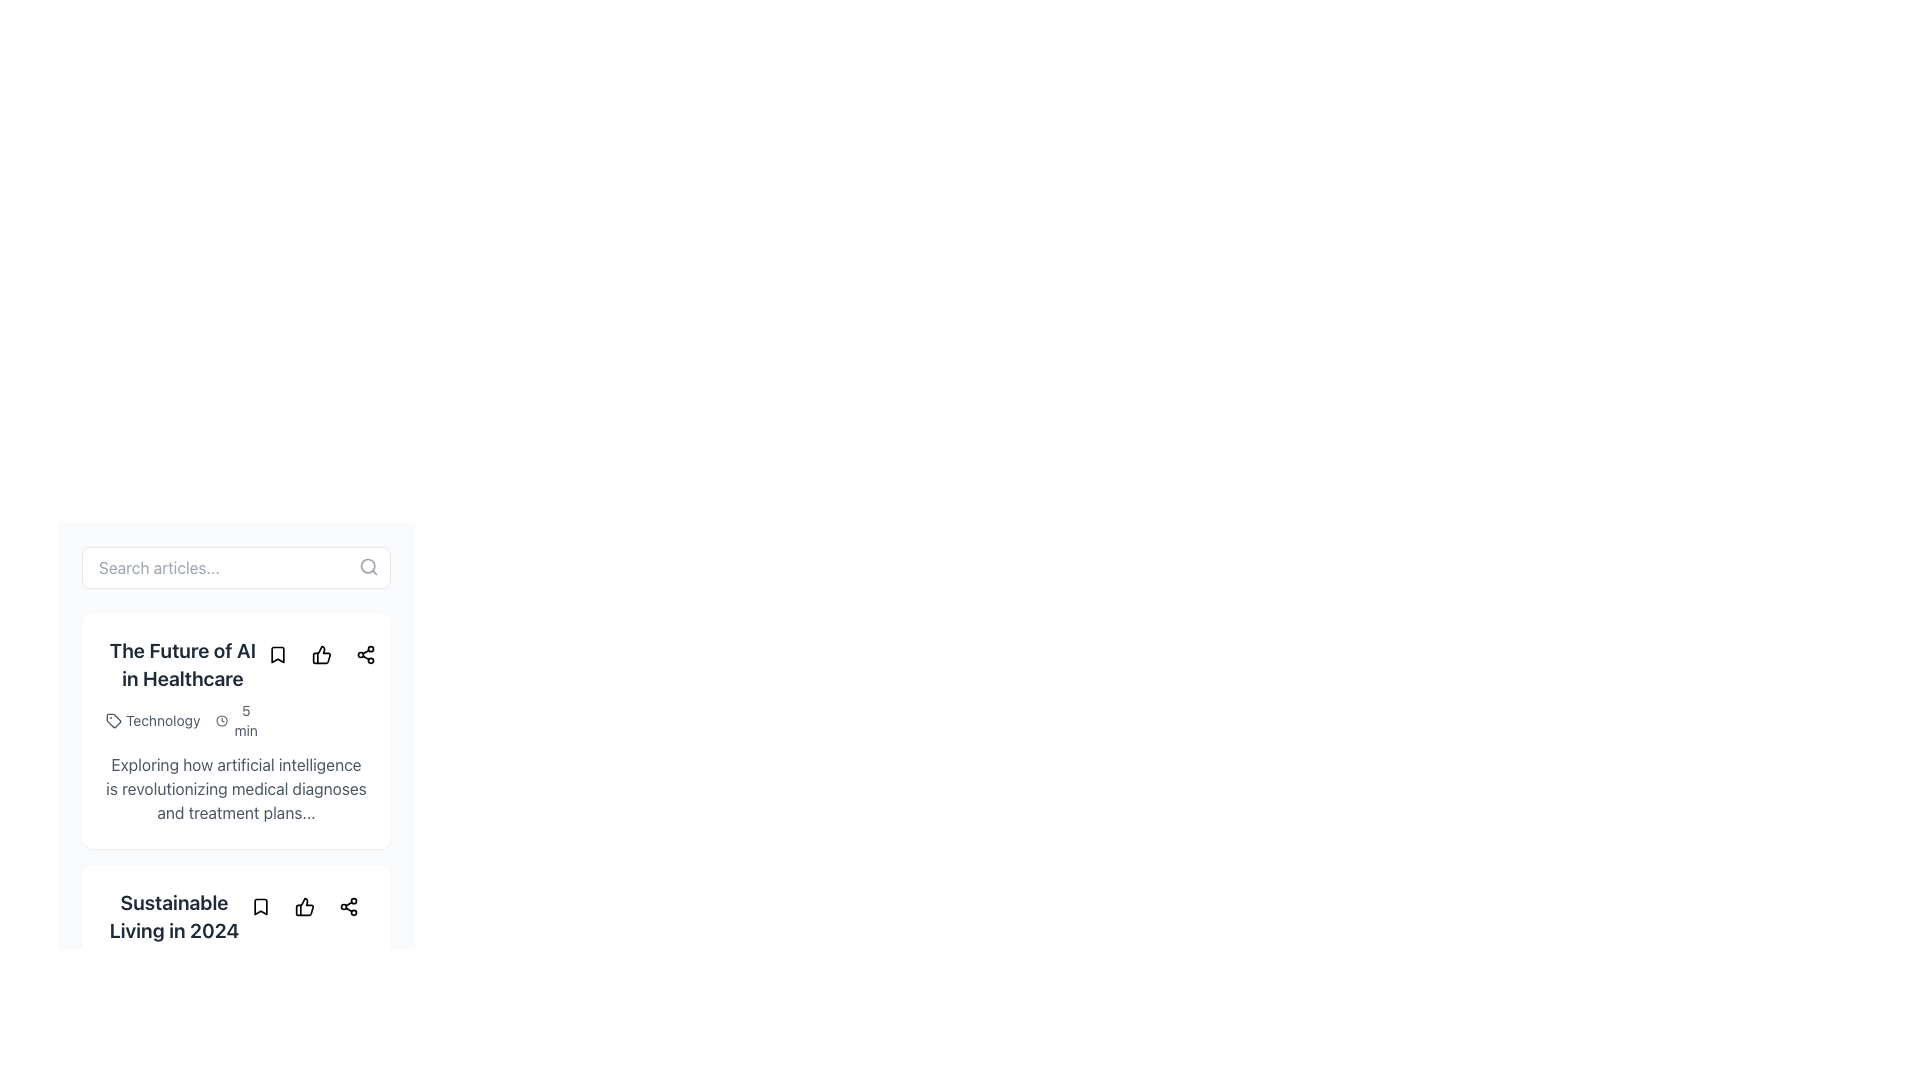 The height and width of the screenshot is (1080, 1920). I want to click on the like icon on the interactive card titled 'The Future of AI in Healthcare' to express approval, so click(236, 724).